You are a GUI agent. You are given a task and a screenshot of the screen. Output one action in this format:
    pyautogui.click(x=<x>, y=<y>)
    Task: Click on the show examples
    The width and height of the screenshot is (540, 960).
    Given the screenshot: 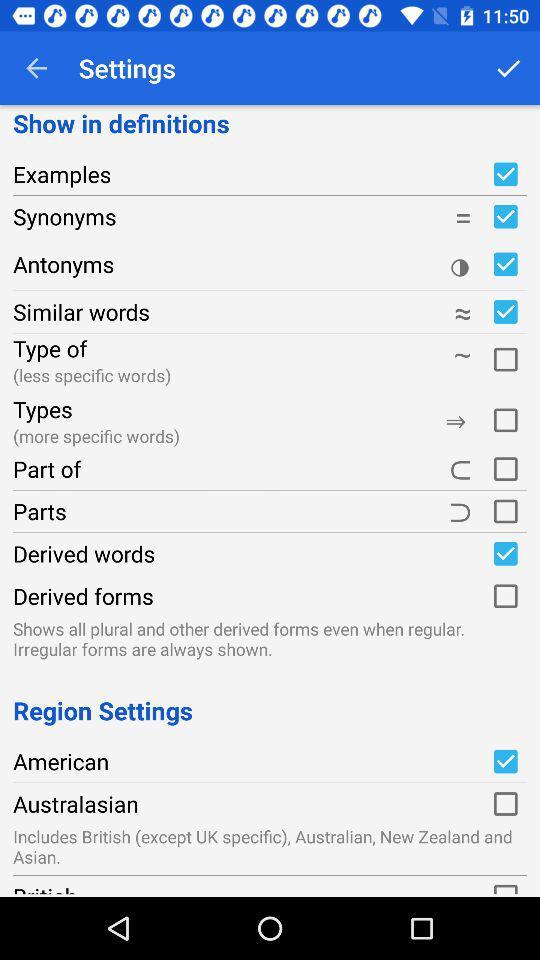 What is the action you would take?
    pyautogui.click(x=504, y=173)
    